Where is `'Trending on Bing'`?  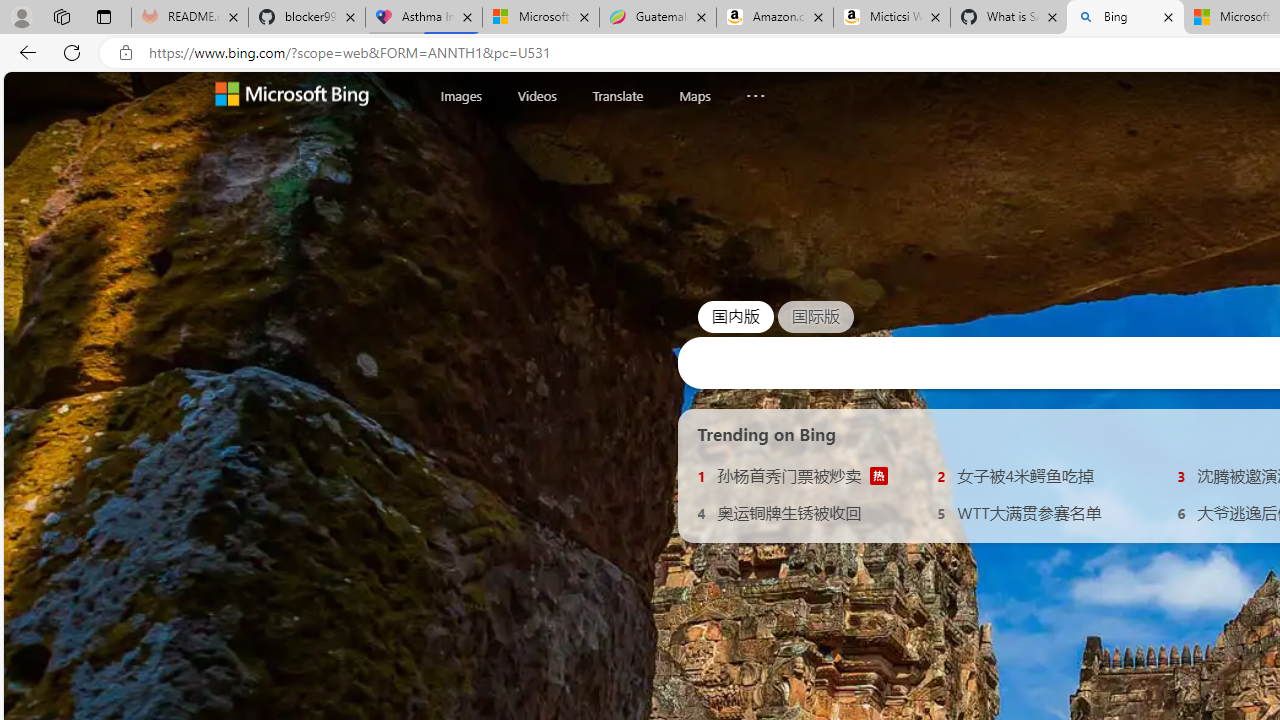 'Trending on Bing' is located at coordinates (766, 433).